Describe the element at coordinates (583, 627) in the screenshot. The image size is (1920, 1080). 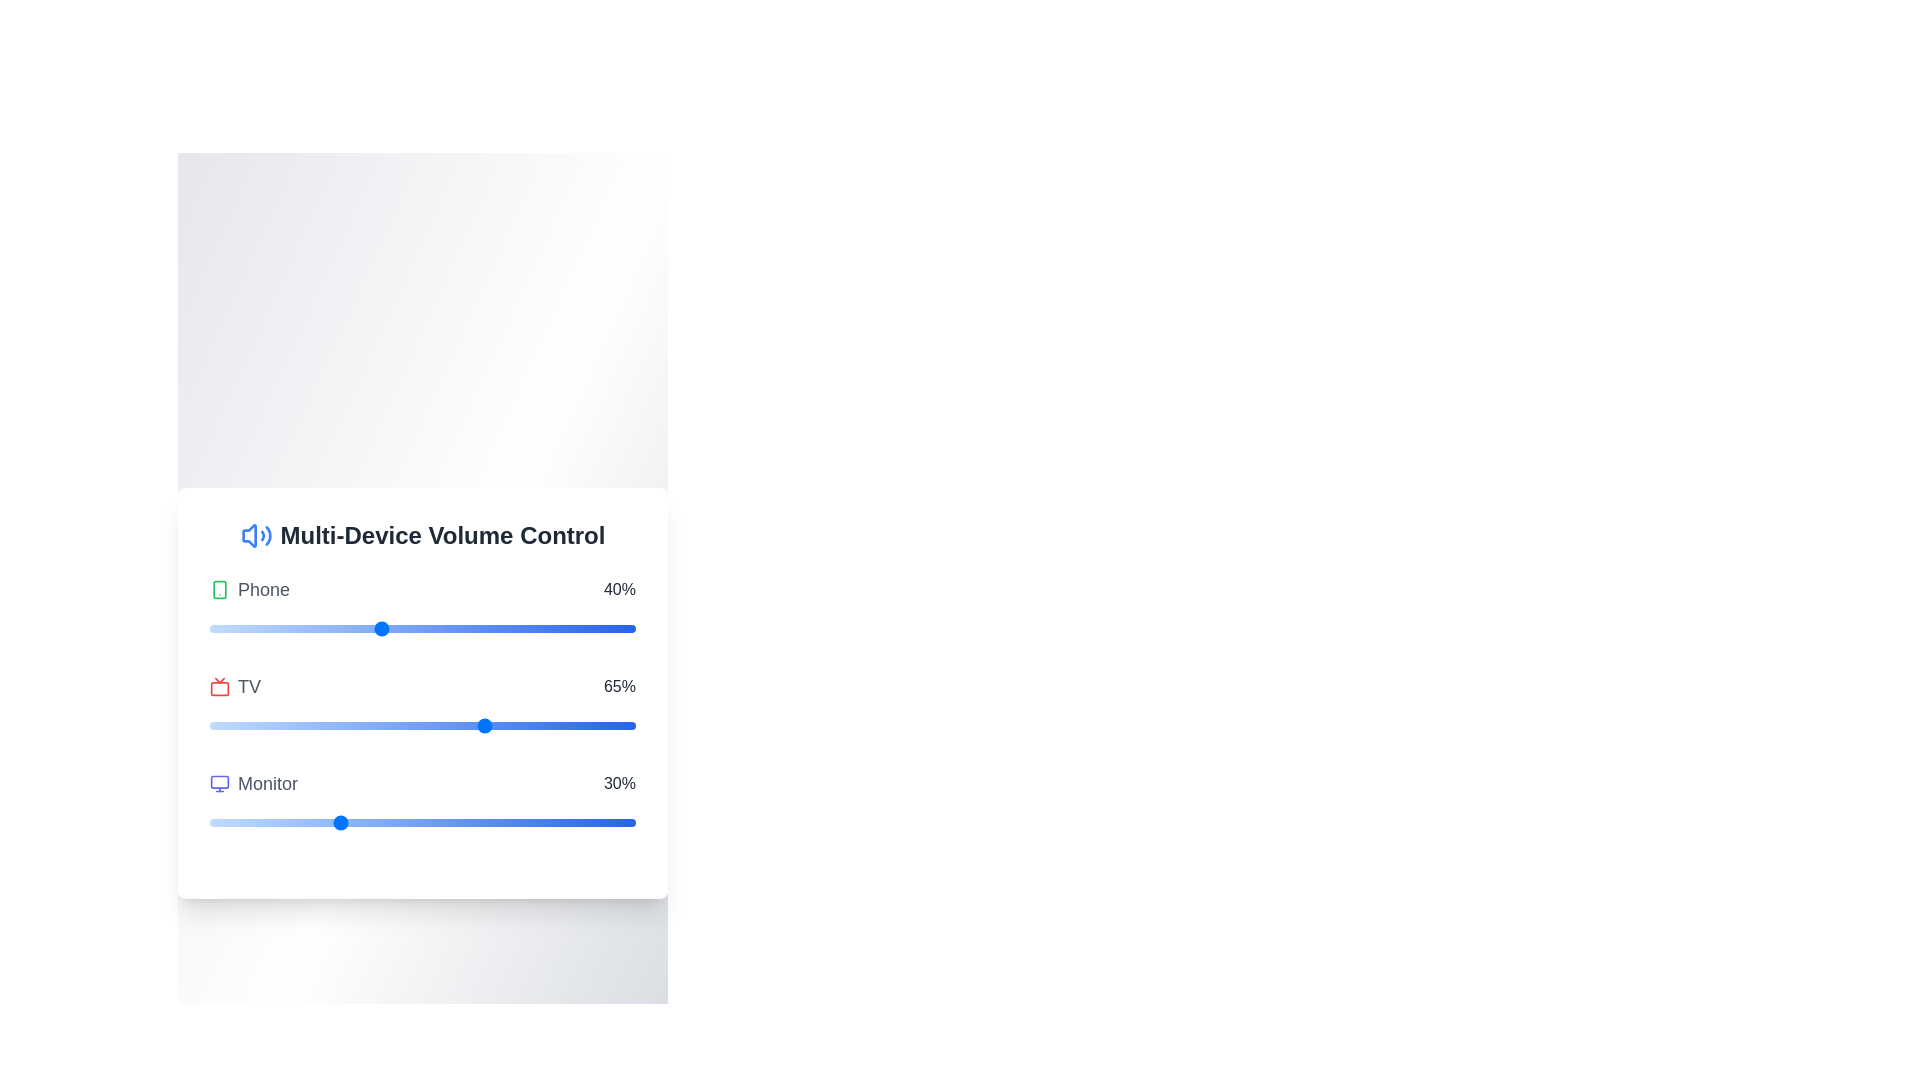
I see `the volume slider` at that location.